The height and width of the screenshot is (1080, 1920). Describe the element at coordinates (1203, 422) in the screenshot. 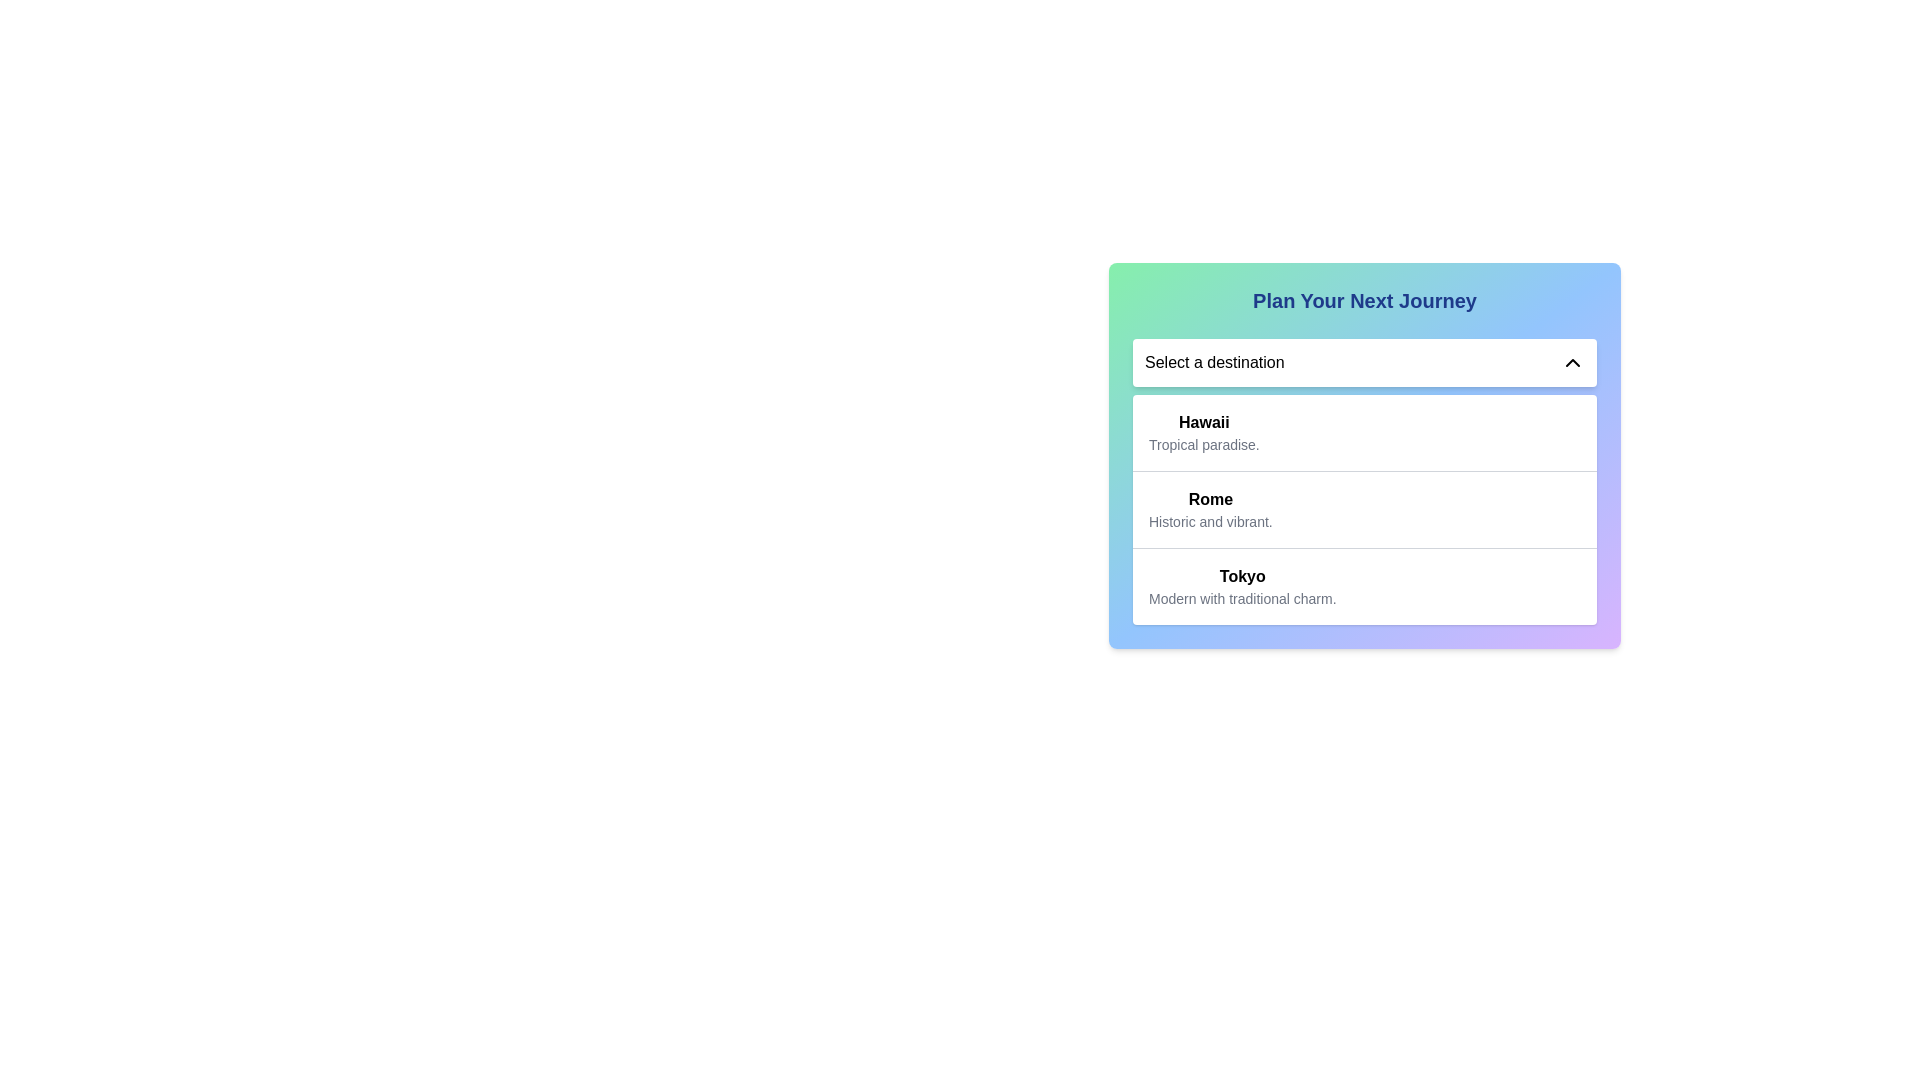

I see `bolded text label displaying 'Hawaii' located at the top of the dropdown menu labeled 'Select a destination'` at that location.